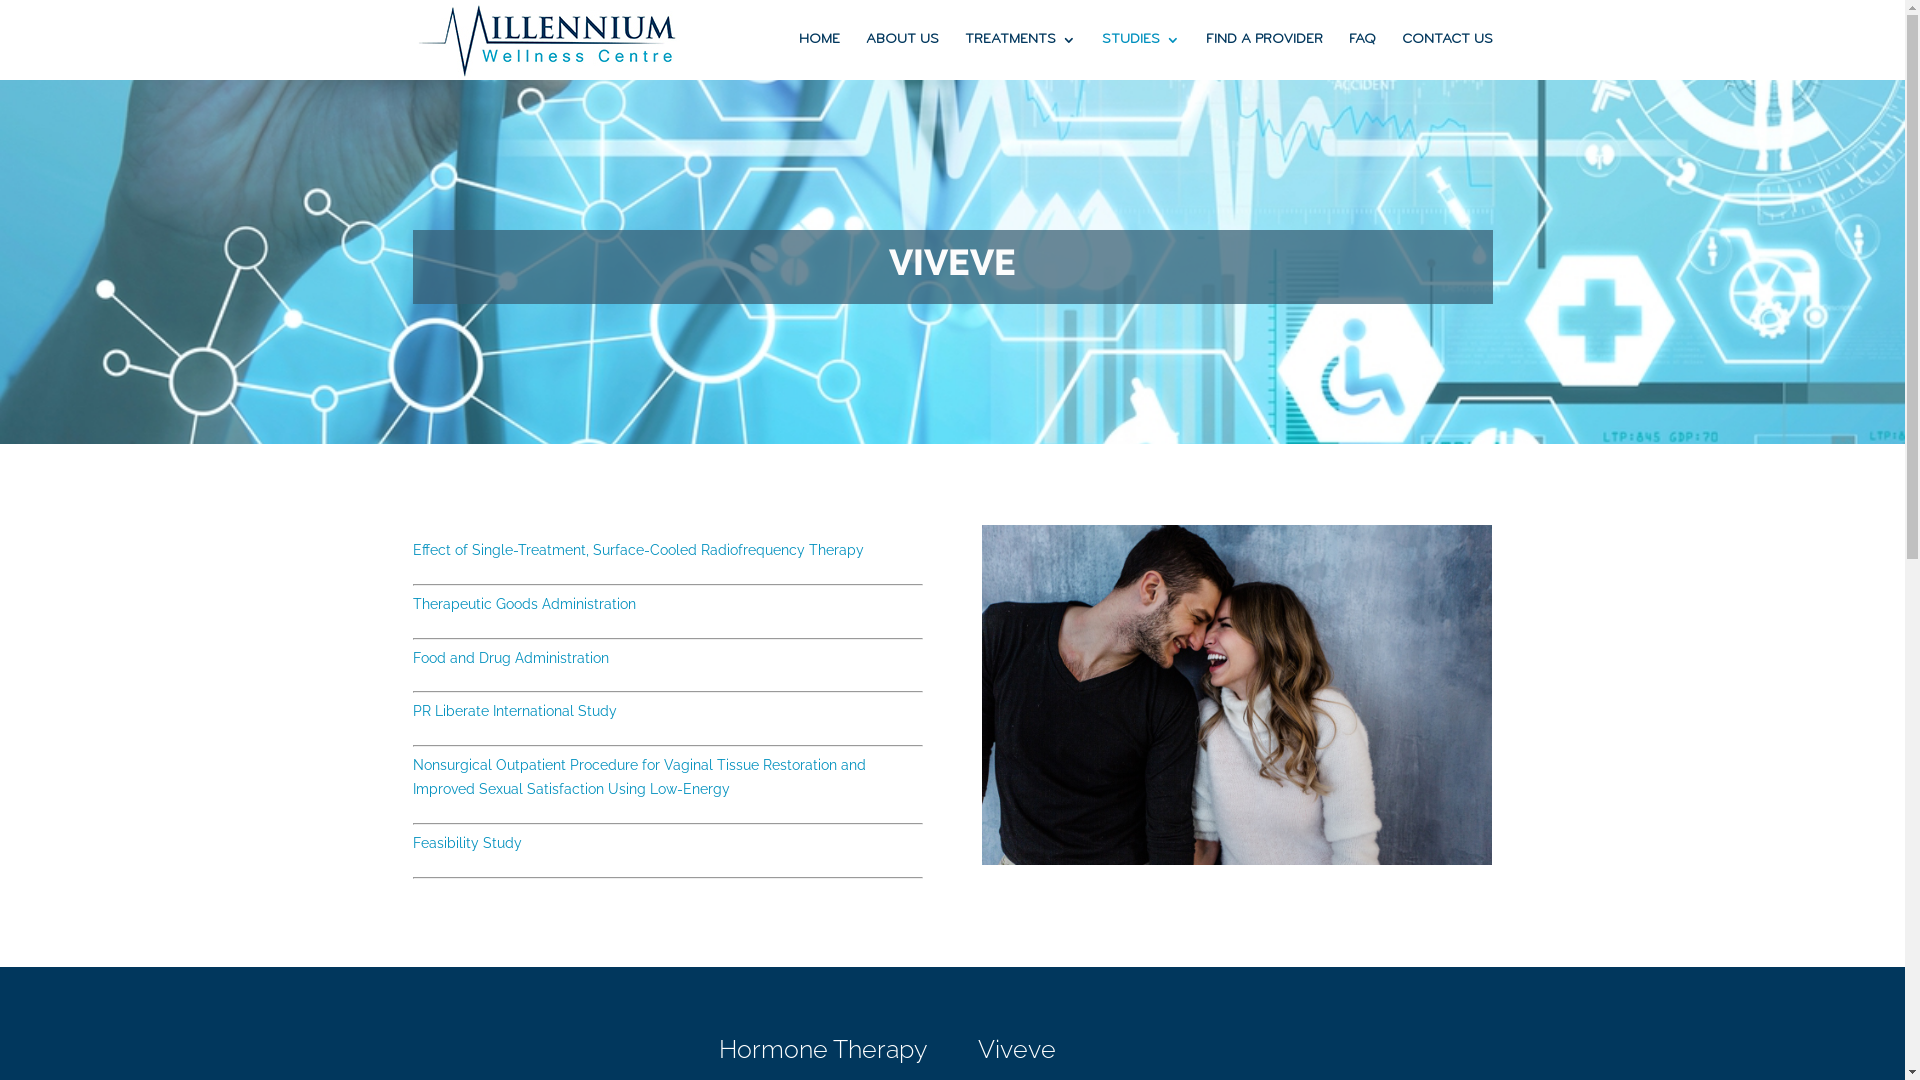 The width and height of the screenshot is (1920, 1080). Describe the element at coordinates (1447, 55) in the screenshot. I see `'CONTACT US'` at that location.